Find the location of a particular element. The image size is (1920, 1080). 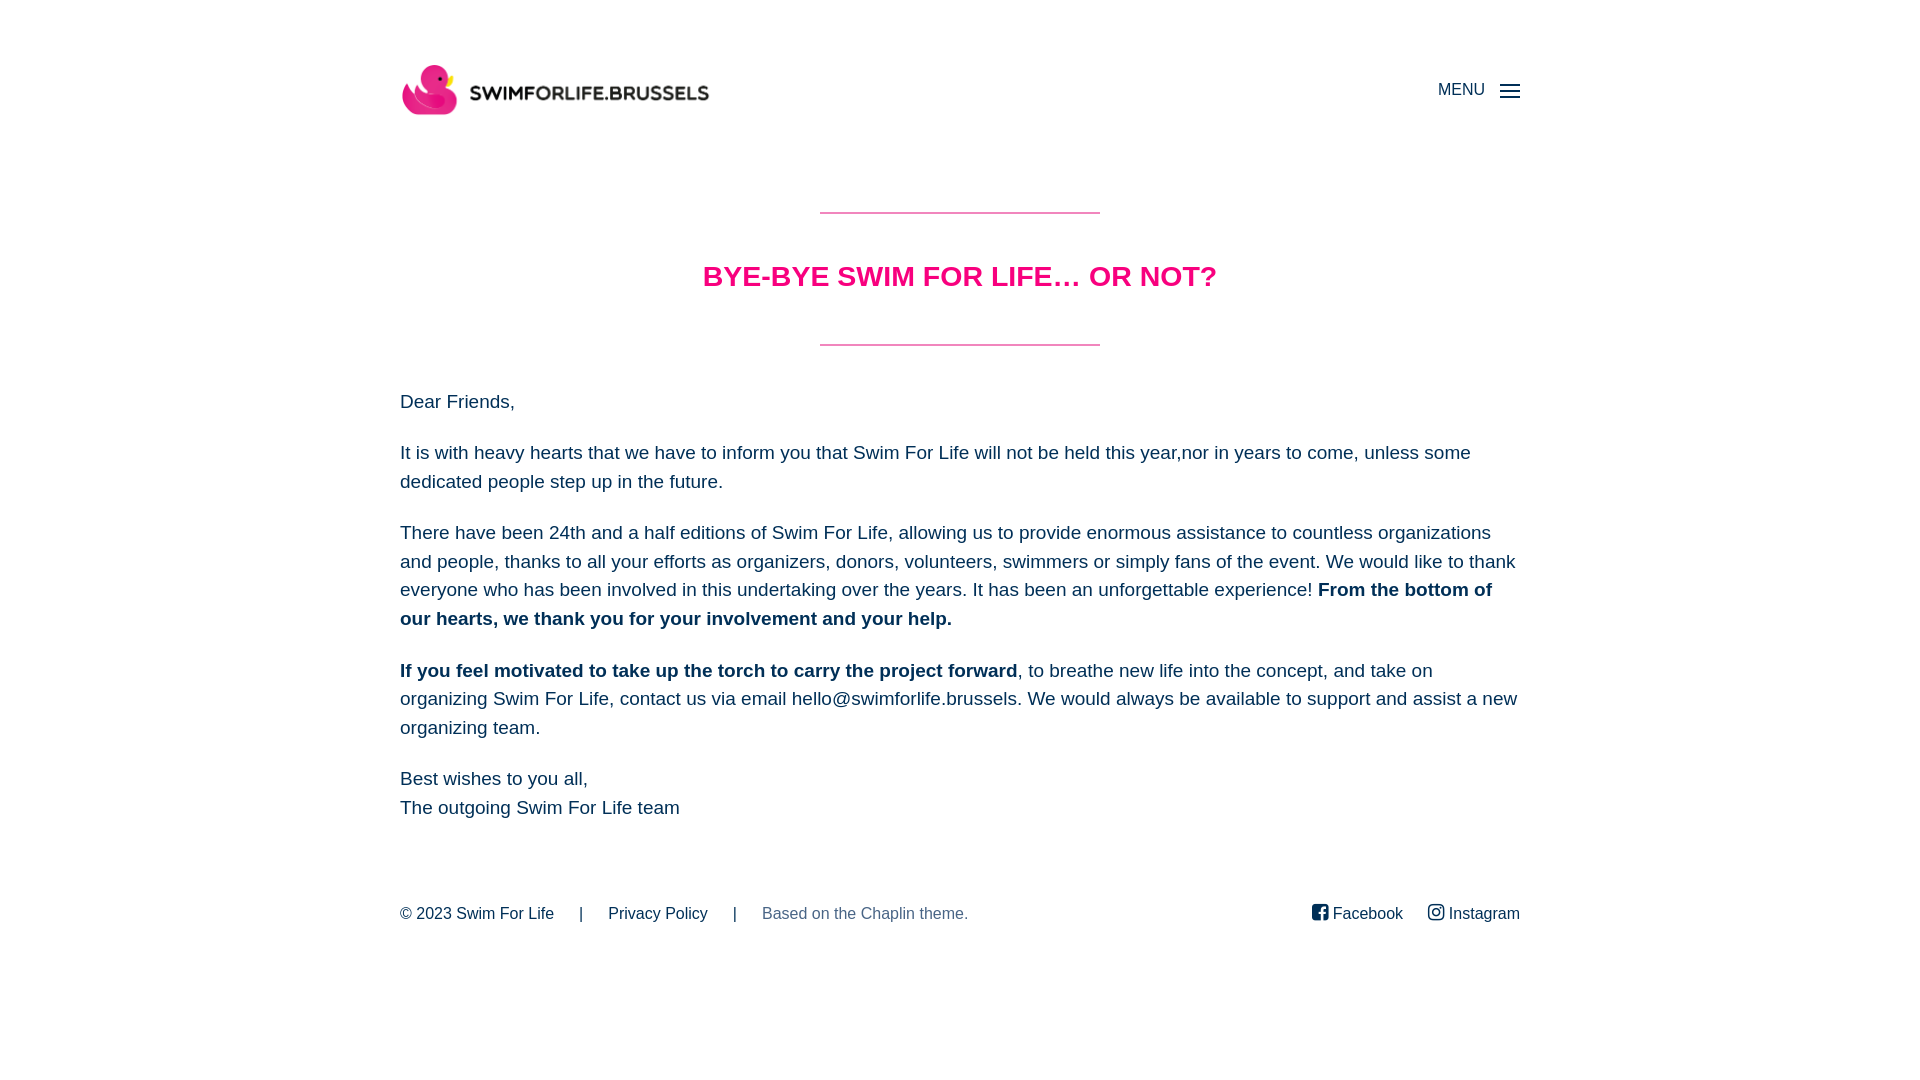

'Privacy Policy' is located at coordinates (657, 913).